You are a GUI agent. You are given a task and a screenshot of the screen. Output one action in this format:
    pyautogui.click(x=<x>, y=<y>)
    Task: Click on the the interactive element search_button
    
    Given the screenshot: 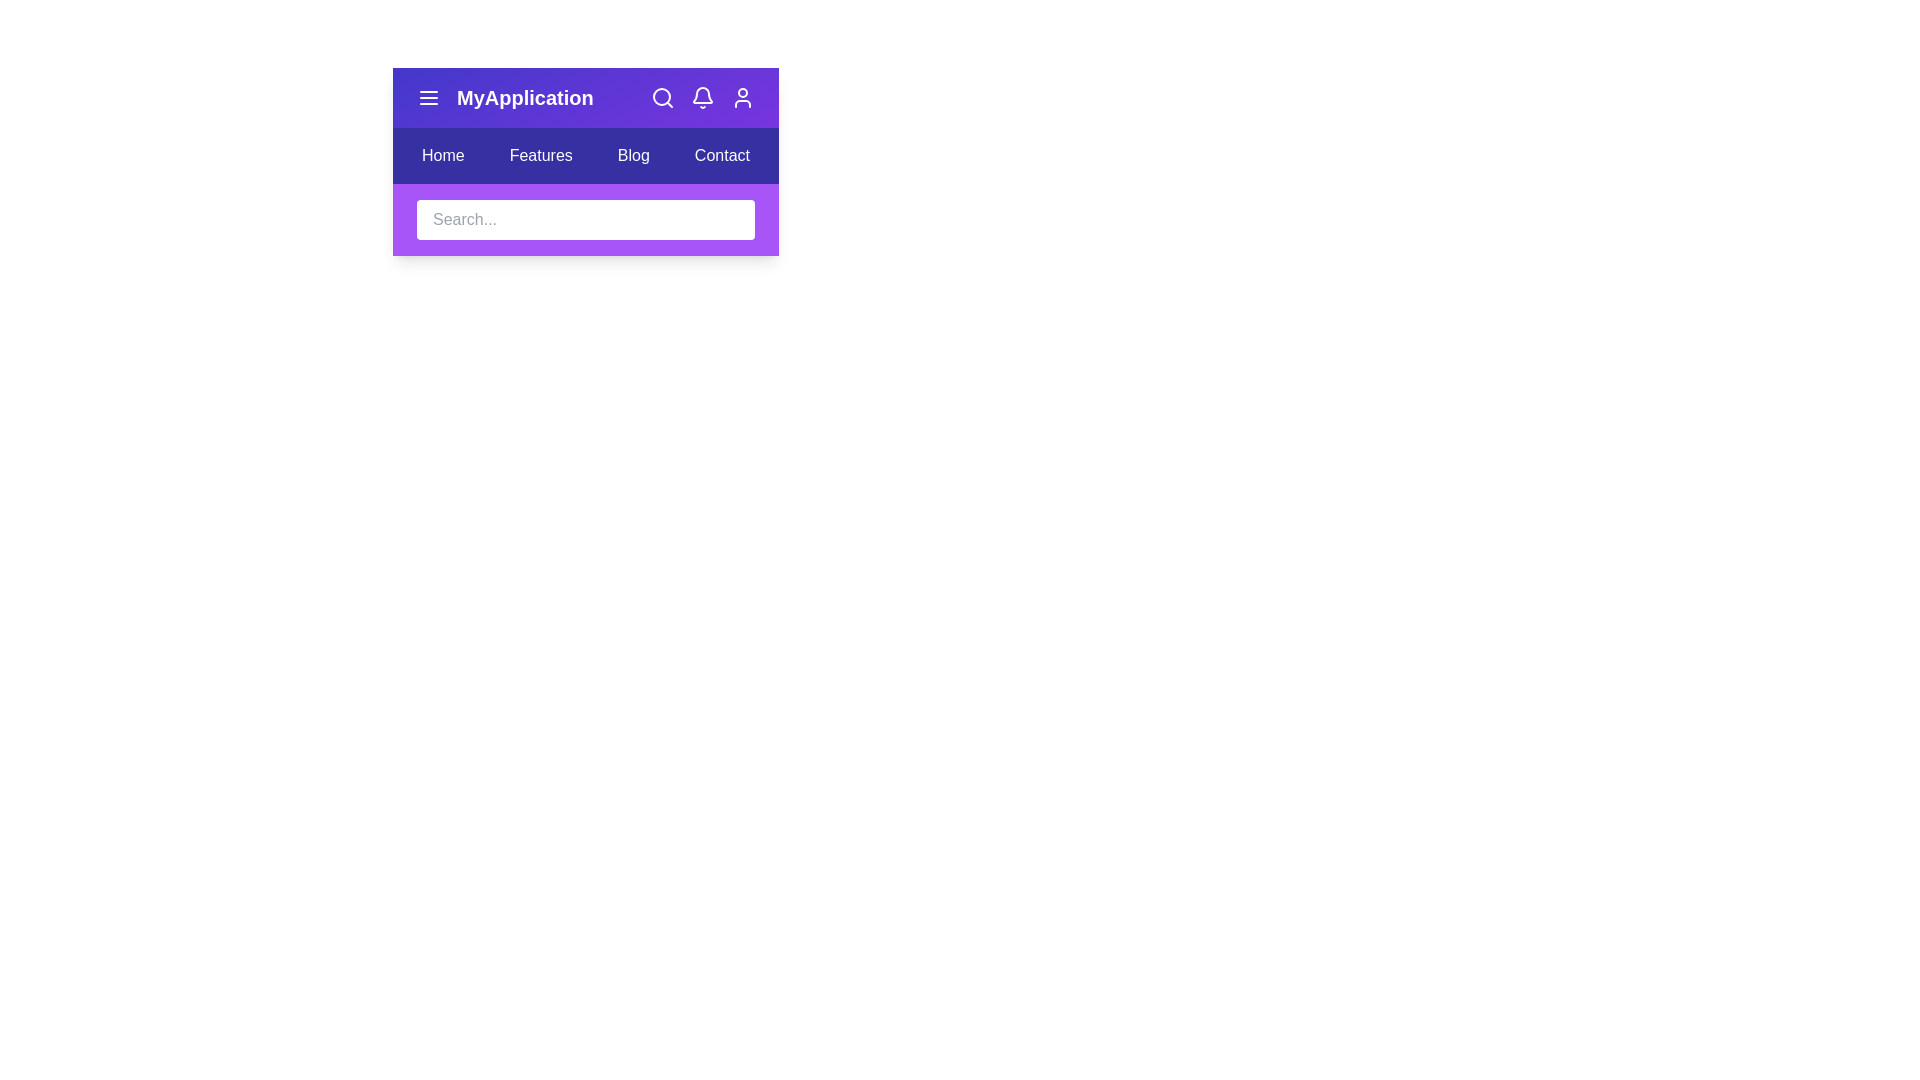 What is the action you would take?
    pyautogui.click(x=662, y=97)
    